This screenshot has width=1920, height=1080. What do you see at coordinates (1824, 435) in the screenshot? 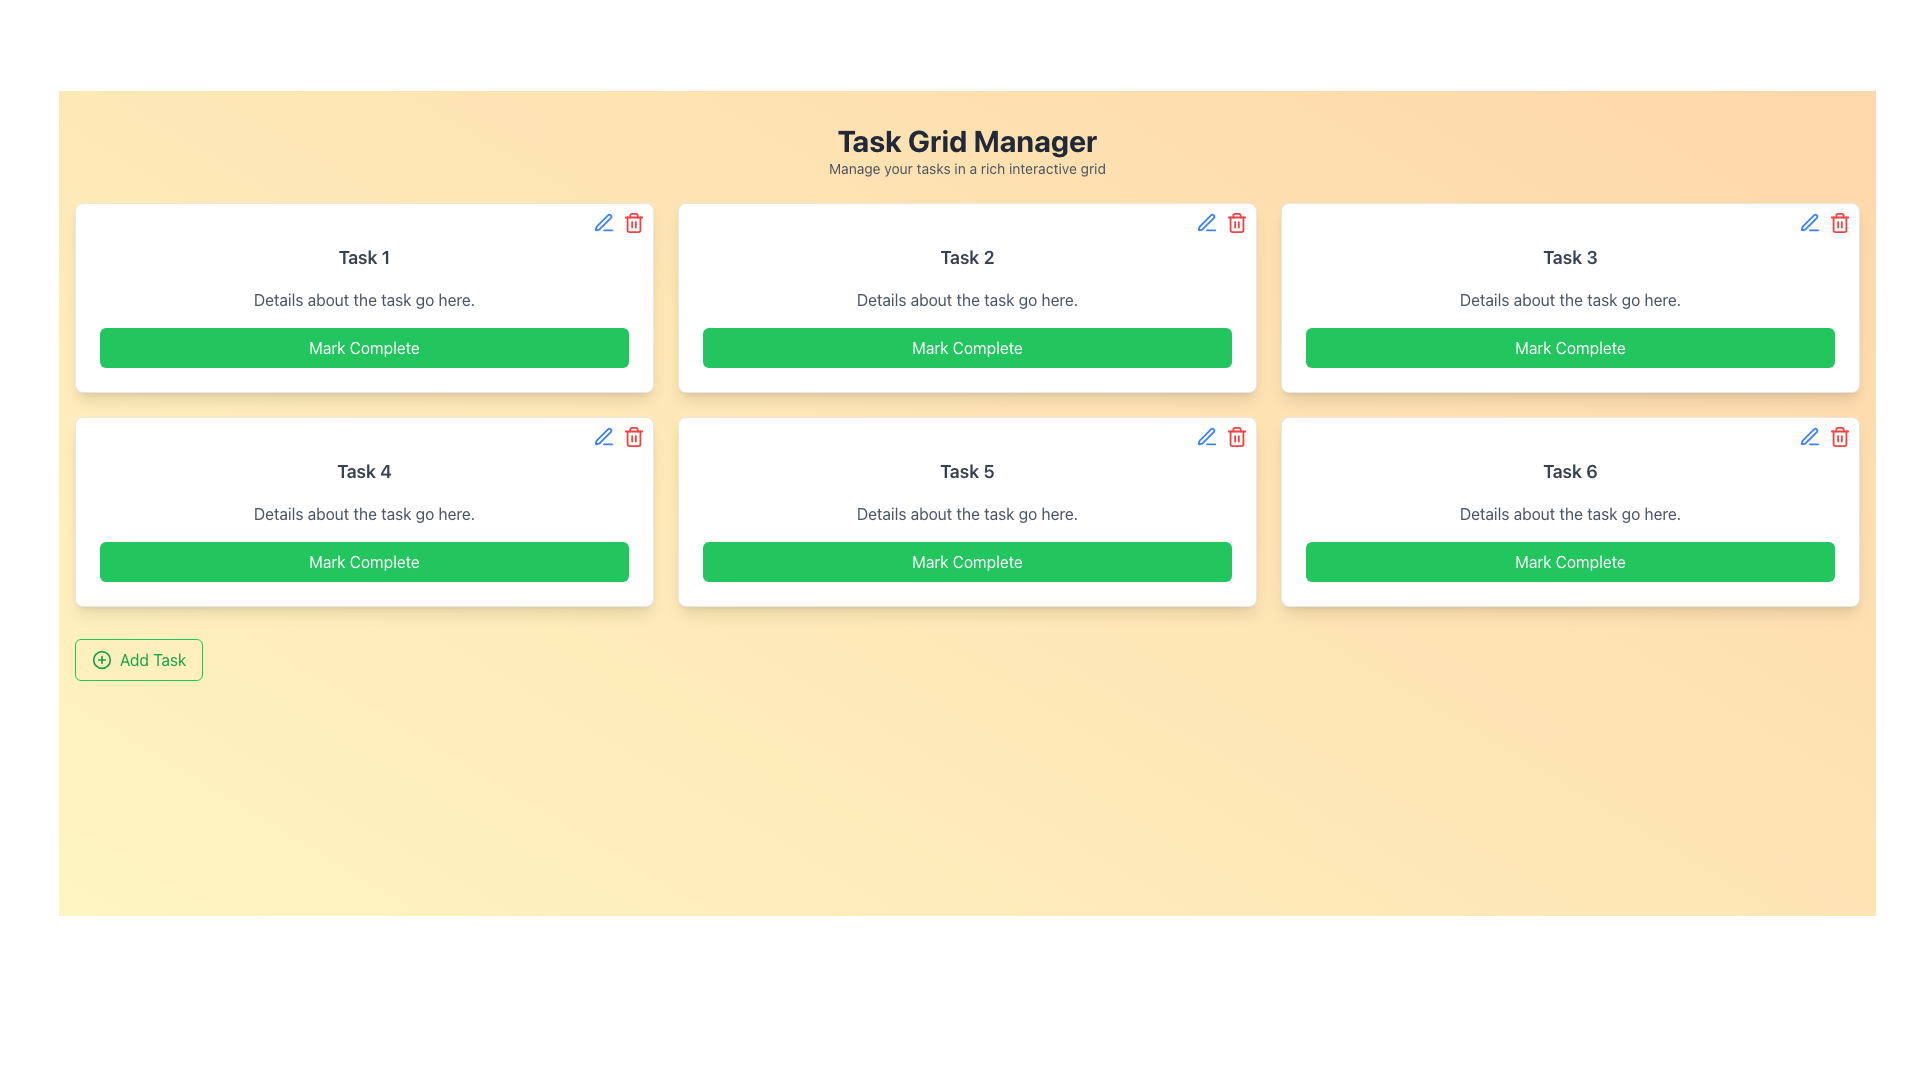
I see `the interactive buttons in the top-right corner of the 'Task 6' card` at bounding box center [1824, 435].